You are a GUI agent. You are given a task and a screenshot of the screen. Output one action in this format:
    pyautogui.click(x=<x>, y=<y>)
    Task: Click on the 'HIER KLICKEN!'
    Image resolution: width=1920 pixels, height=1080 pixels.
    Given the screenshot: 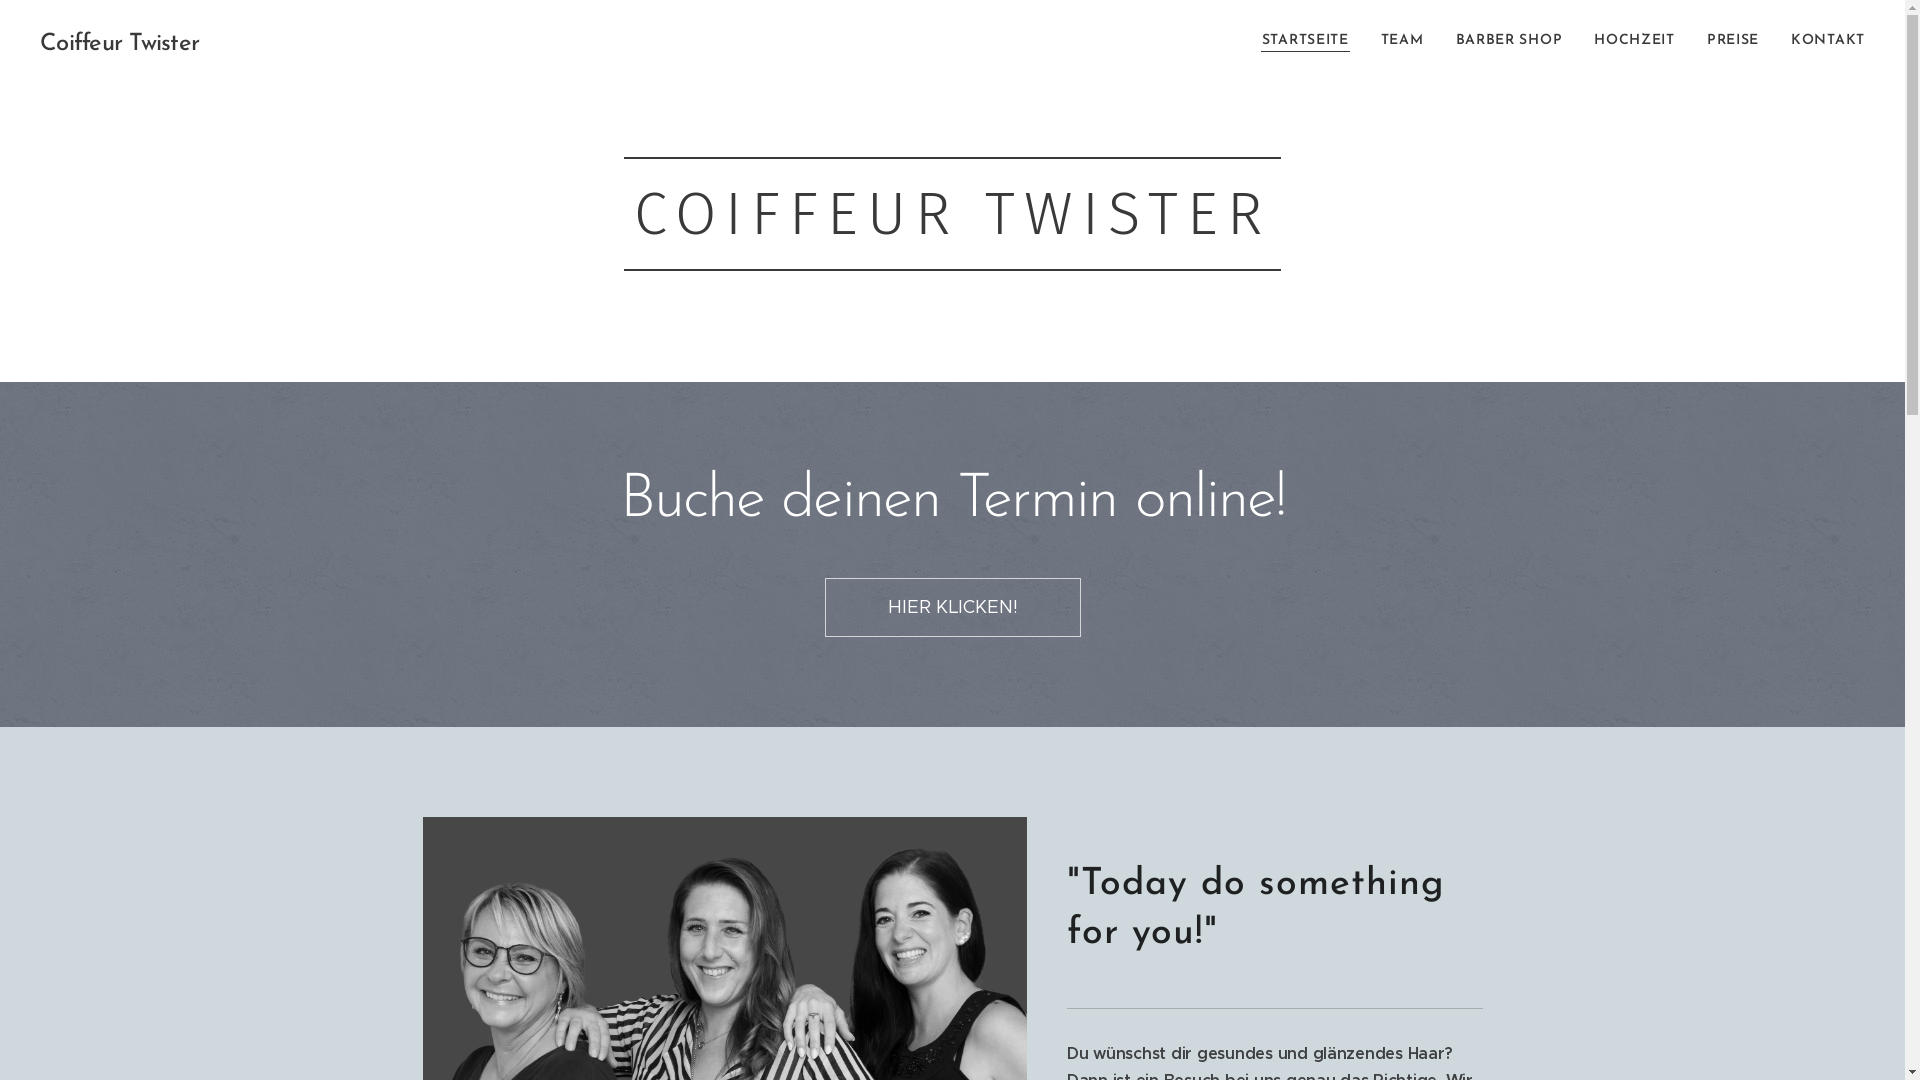 What is the action you would take?
    pyautogui.click(x=950, y=606)
    